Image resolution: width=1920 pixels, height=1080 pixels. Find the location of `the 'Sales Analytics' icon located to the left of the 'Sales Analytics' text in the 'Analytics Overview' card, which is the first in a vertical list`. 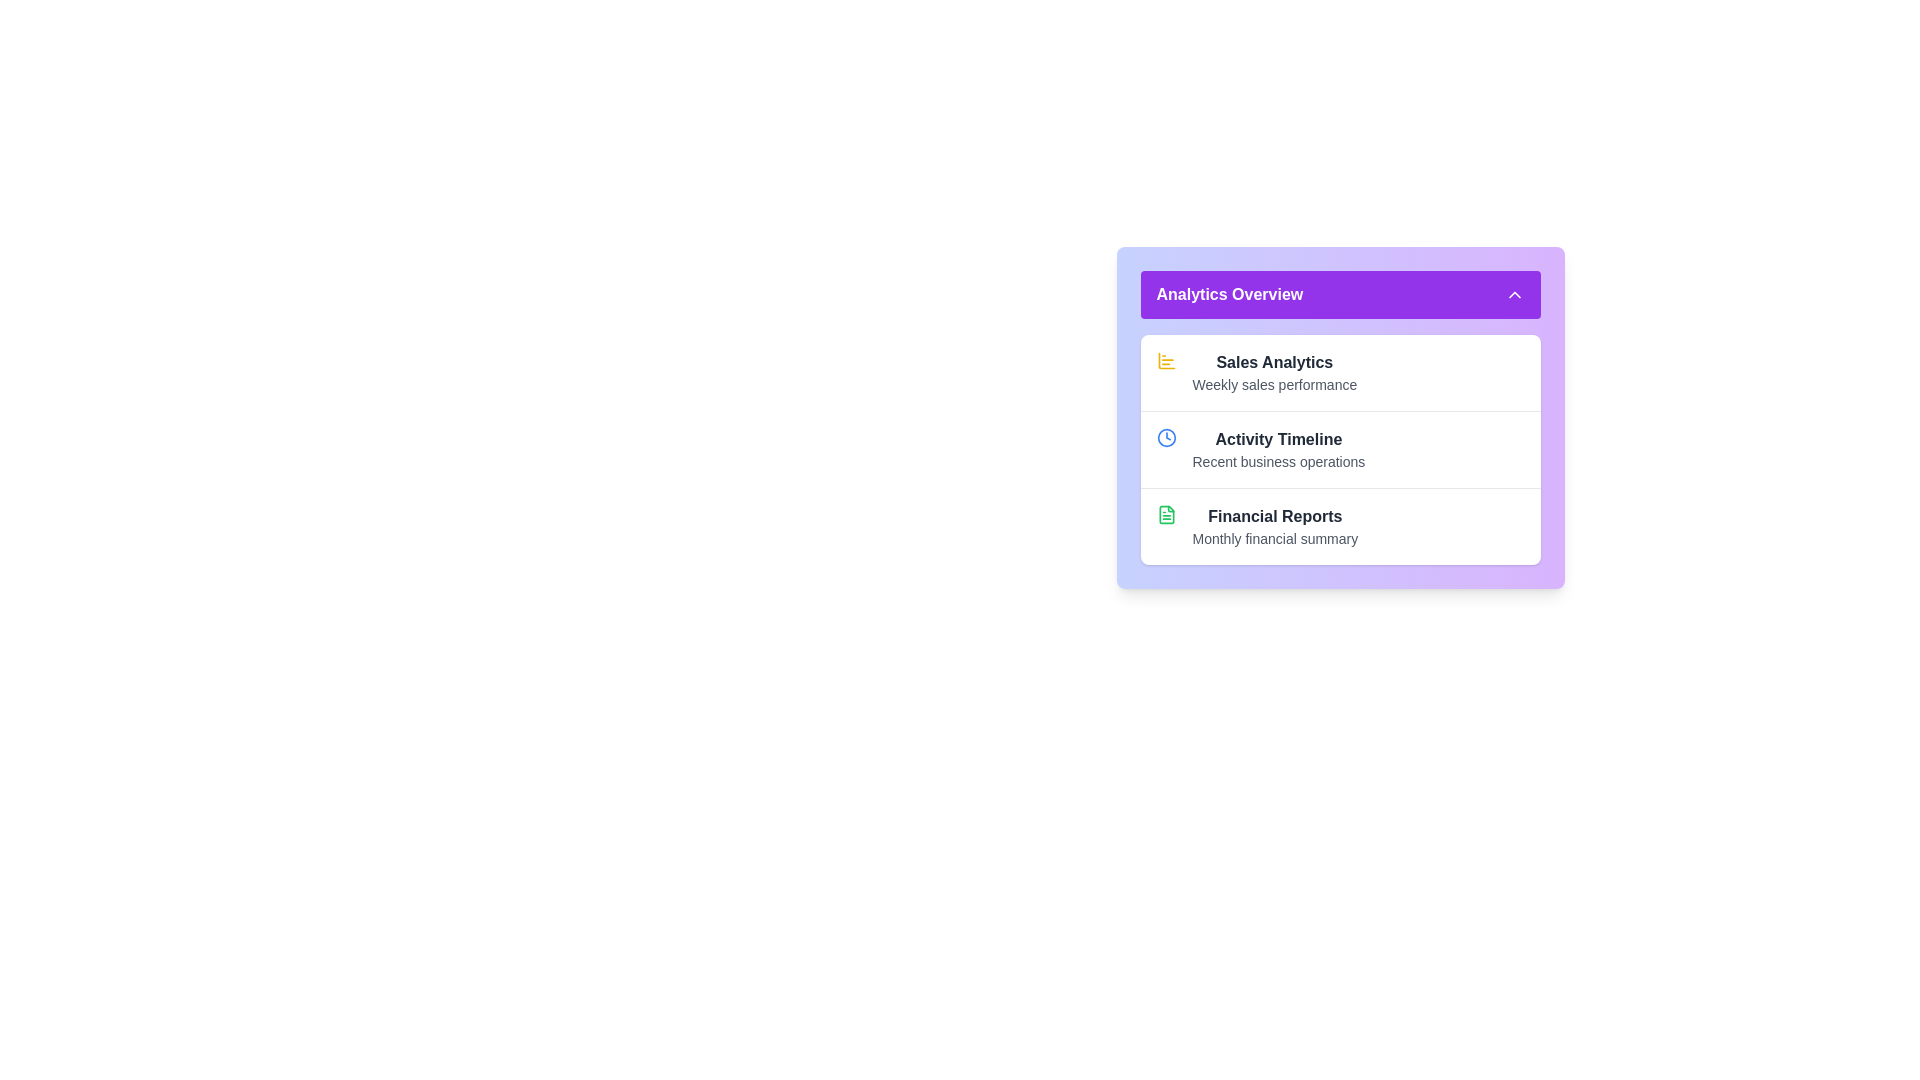

the 'Sales Analytics' icon located to the left of the 'Sales Analytics' text in the 'Analytics Overview' card, which is the first in a vertical list is located at coordinates (1166, 361).